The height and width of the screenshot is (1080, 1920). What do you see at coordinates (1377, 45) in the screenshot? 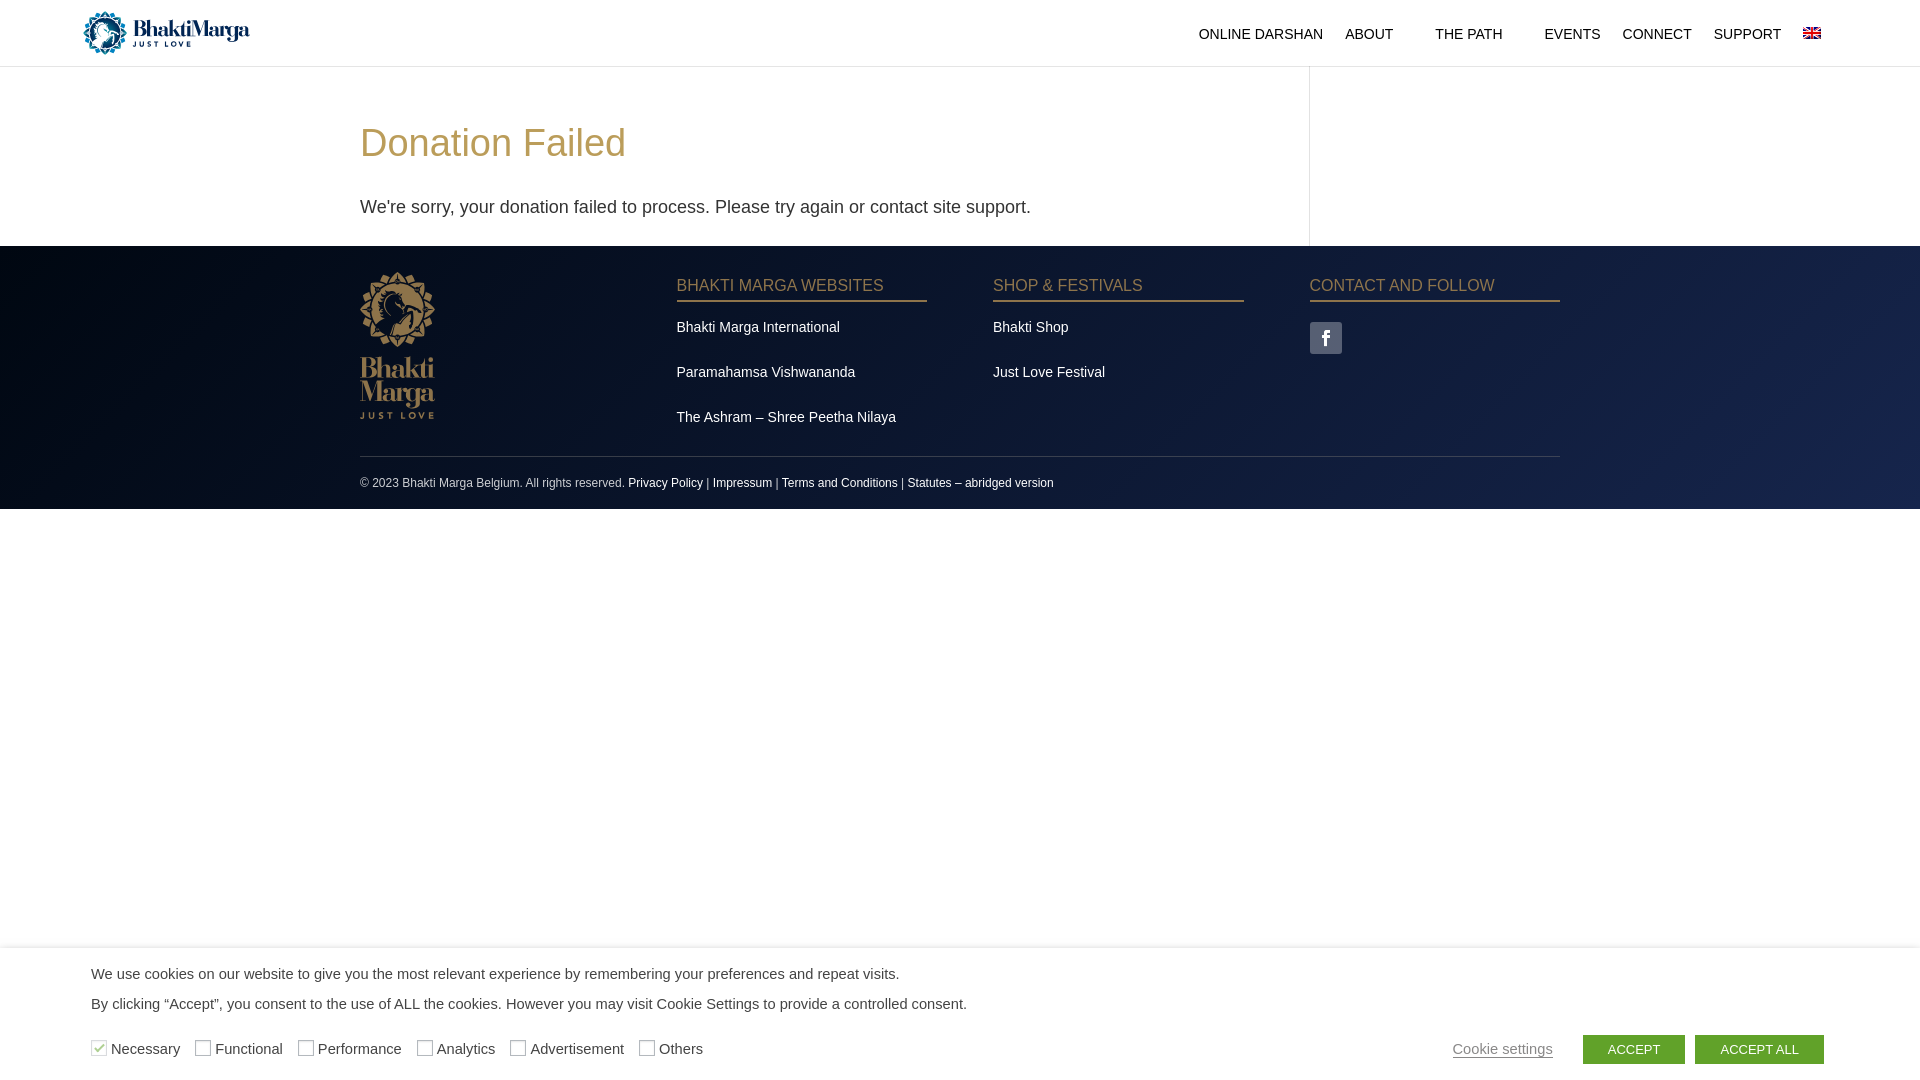
I see `'ABOUT'` at bounding box center [1377, 45].